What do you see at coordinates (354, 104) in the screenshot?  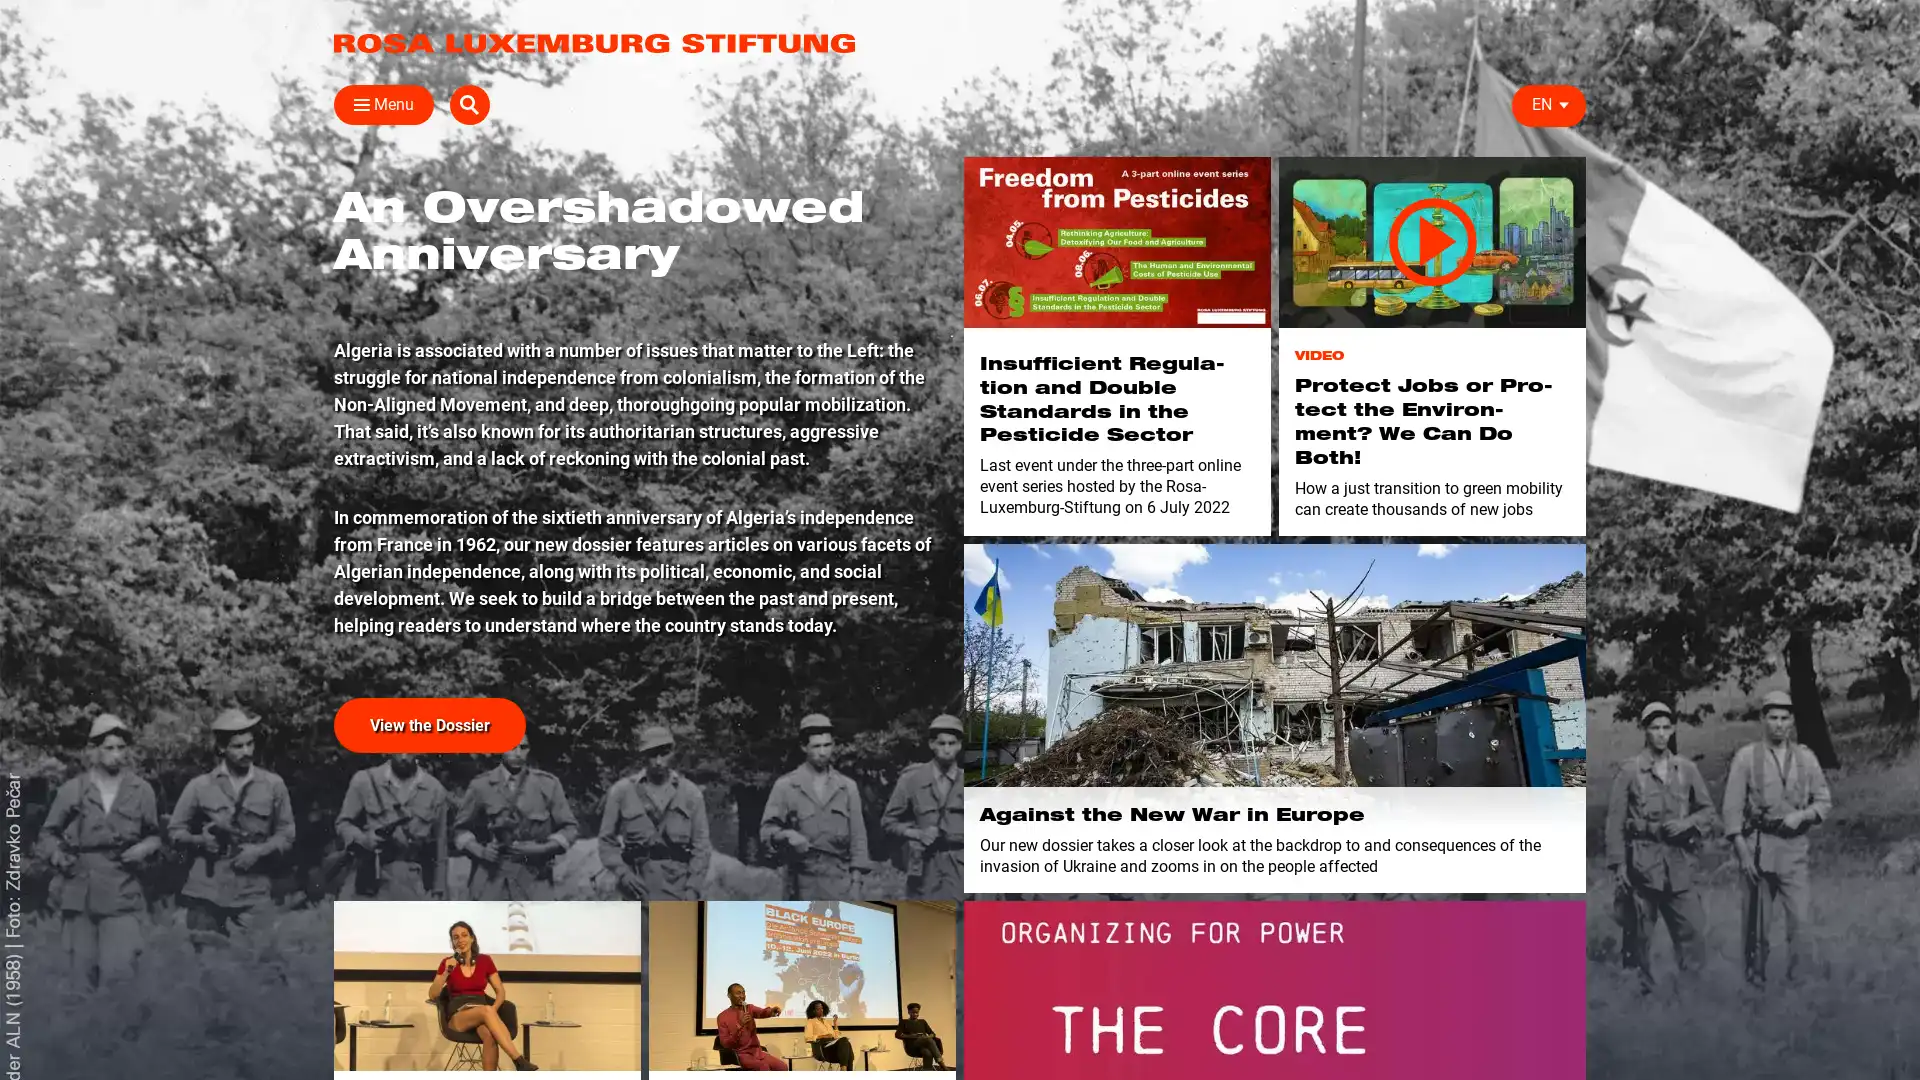 I see `Close` at bounding box center [354, 104].